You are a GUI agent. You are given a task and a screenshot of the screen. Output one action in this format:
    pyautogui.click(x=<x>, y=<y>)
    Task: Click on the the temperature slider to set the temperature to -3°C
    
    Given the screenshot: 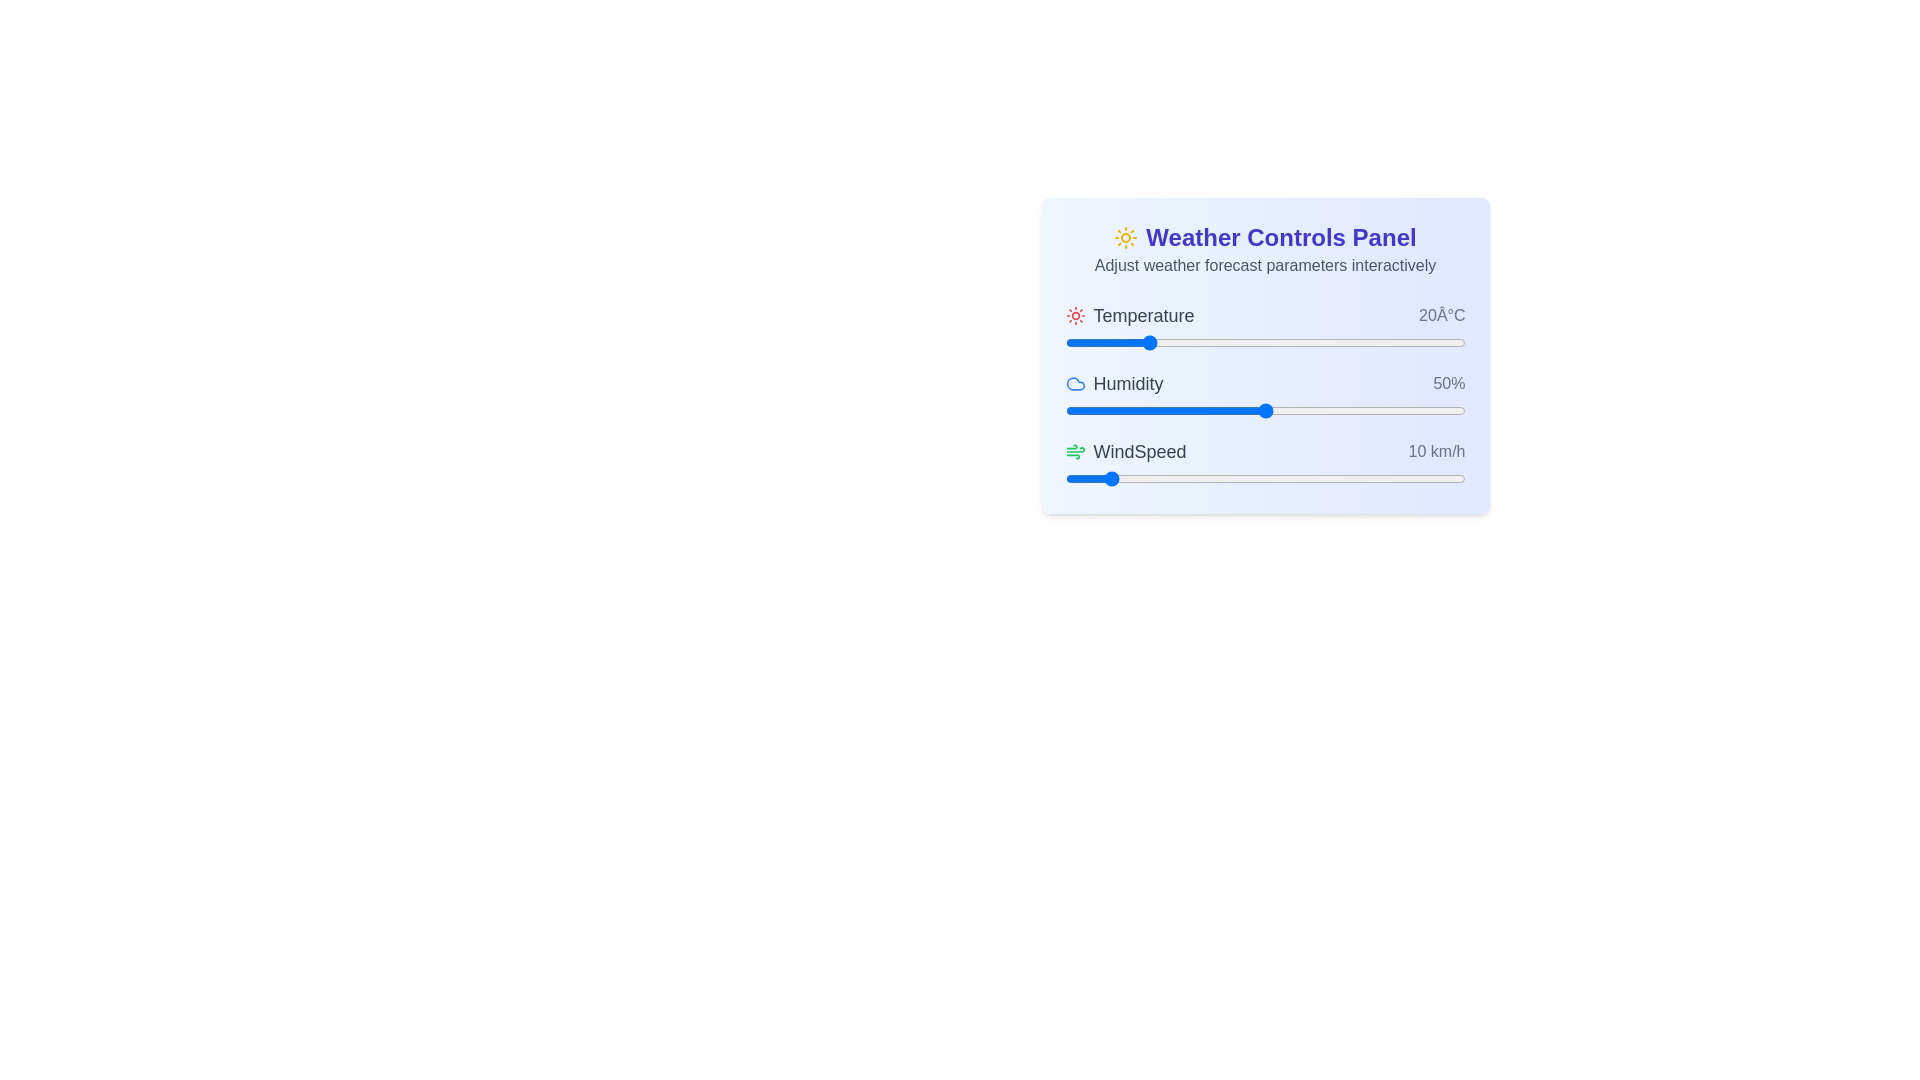 What is the action you would take?
    pyautogui.click(x=1178, y=342)
    